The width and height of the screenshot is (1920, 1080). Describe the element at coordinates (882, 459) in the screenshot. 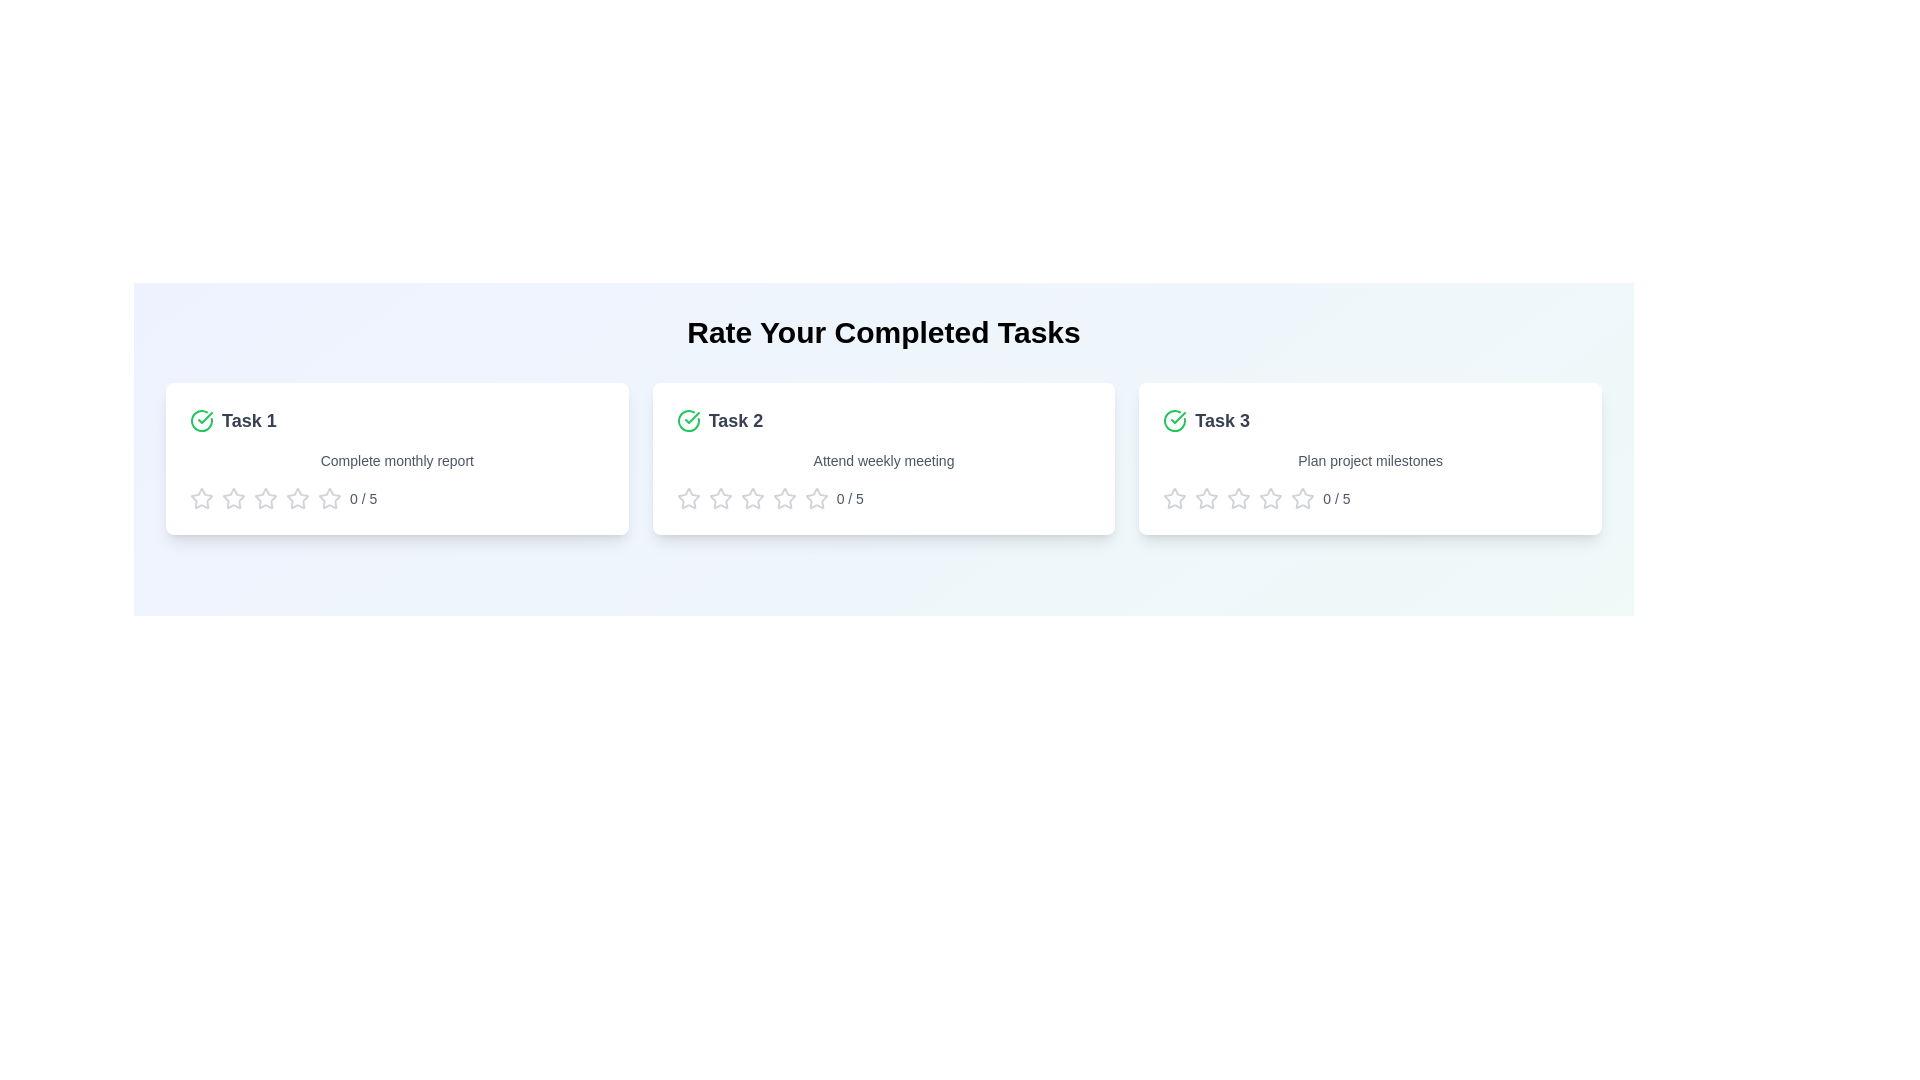

I see `the task card for Task 2` at that location.